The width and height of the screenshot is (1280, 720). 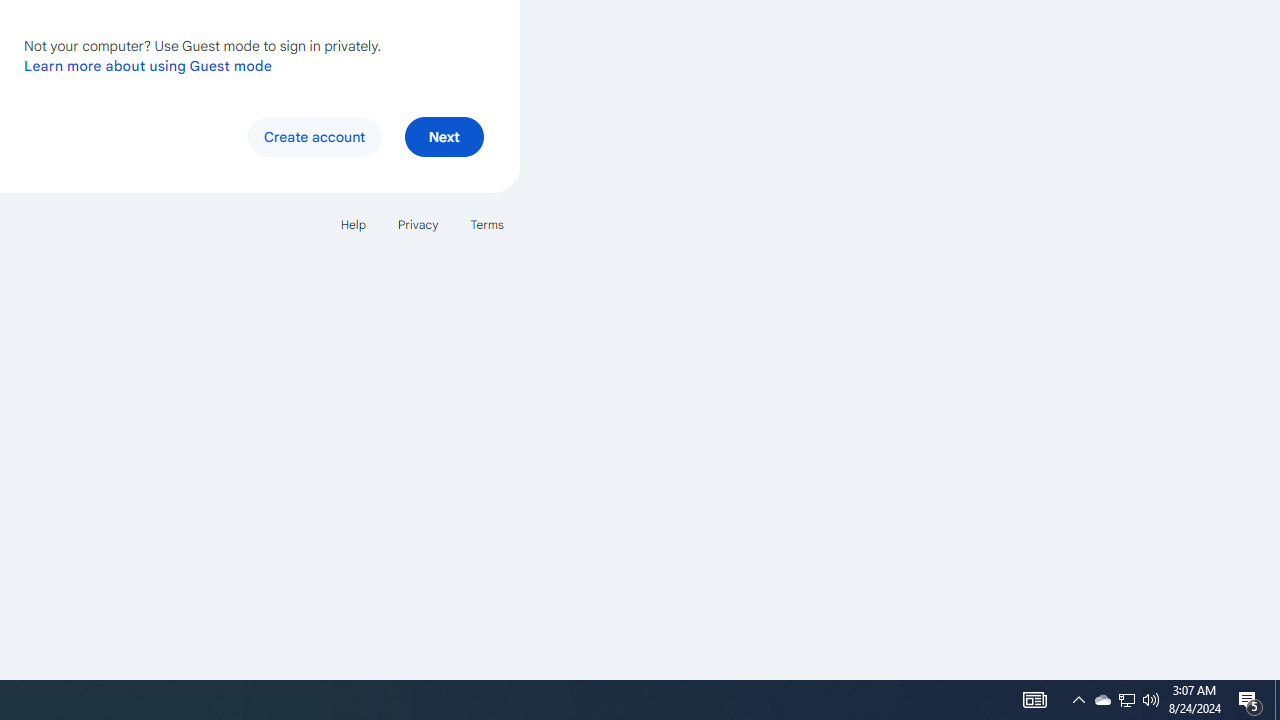 I want to click on 'Terms', so click(x=487, y=224).